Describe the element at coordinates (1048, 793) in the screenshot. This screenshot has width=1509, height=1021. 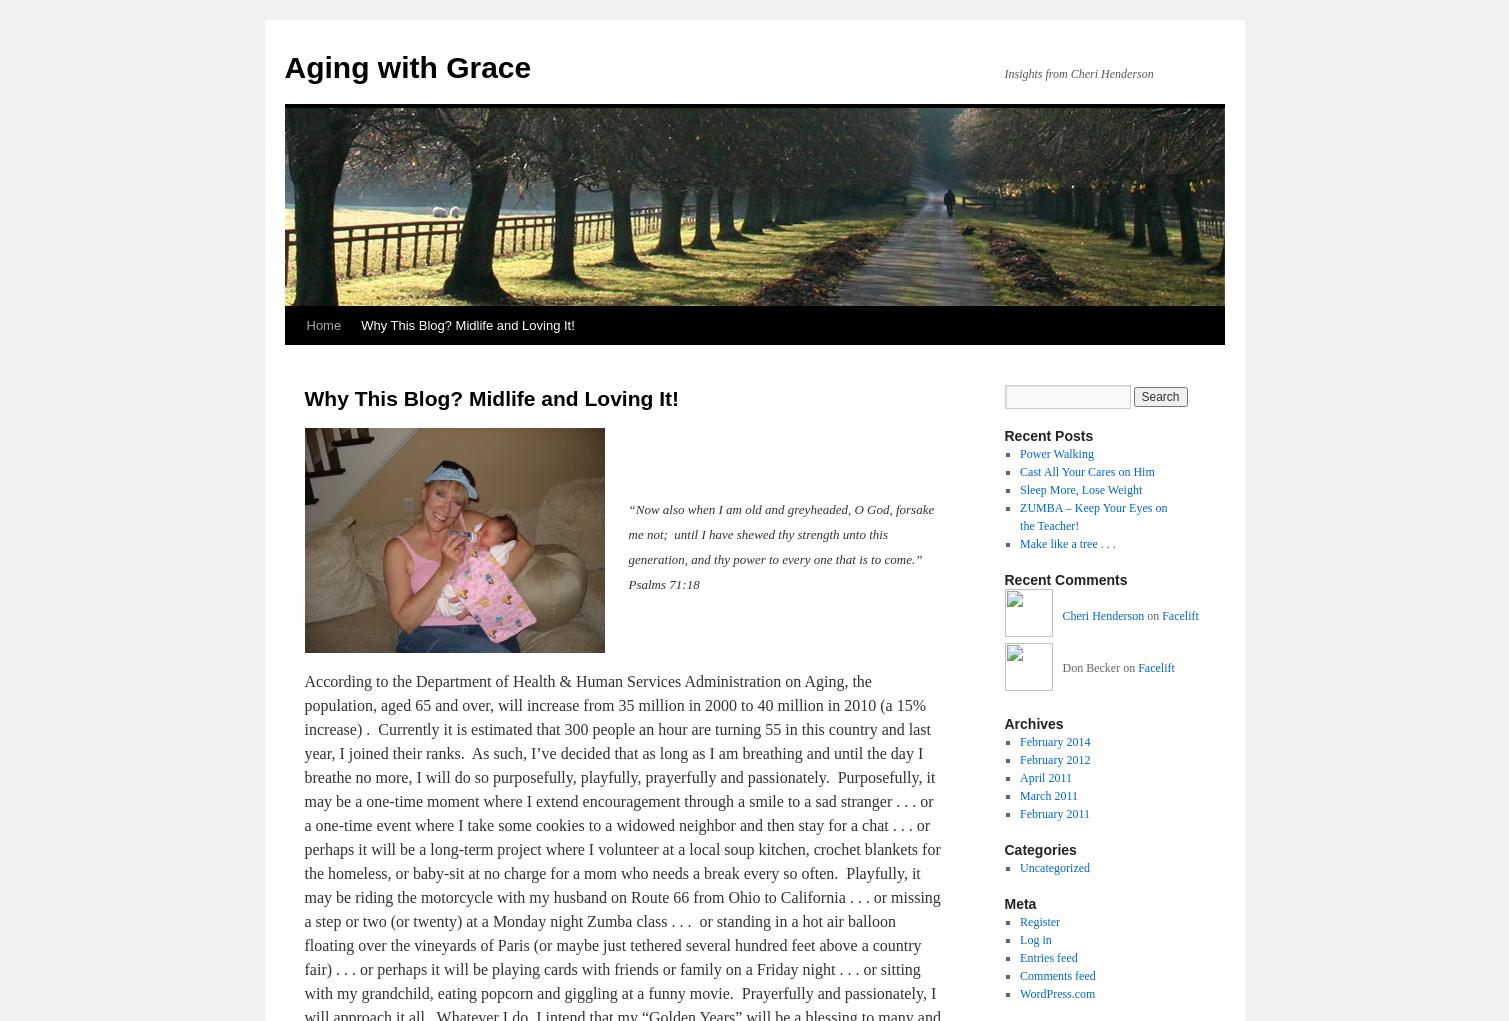
I see `'March 2011'` at that location.